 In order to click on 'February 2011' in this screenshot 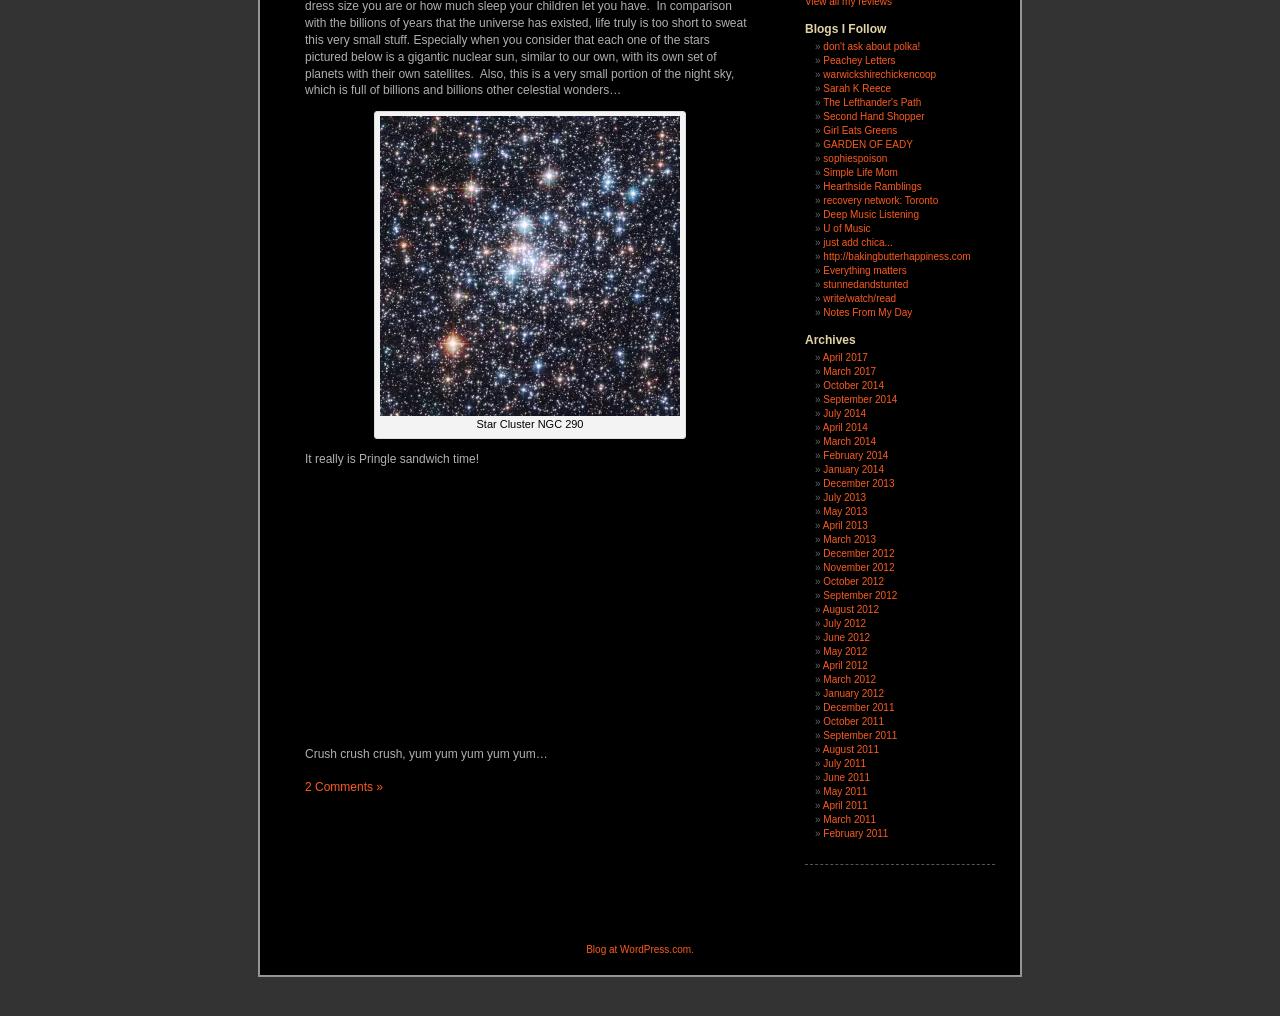, I will do `click(855, 833)`.